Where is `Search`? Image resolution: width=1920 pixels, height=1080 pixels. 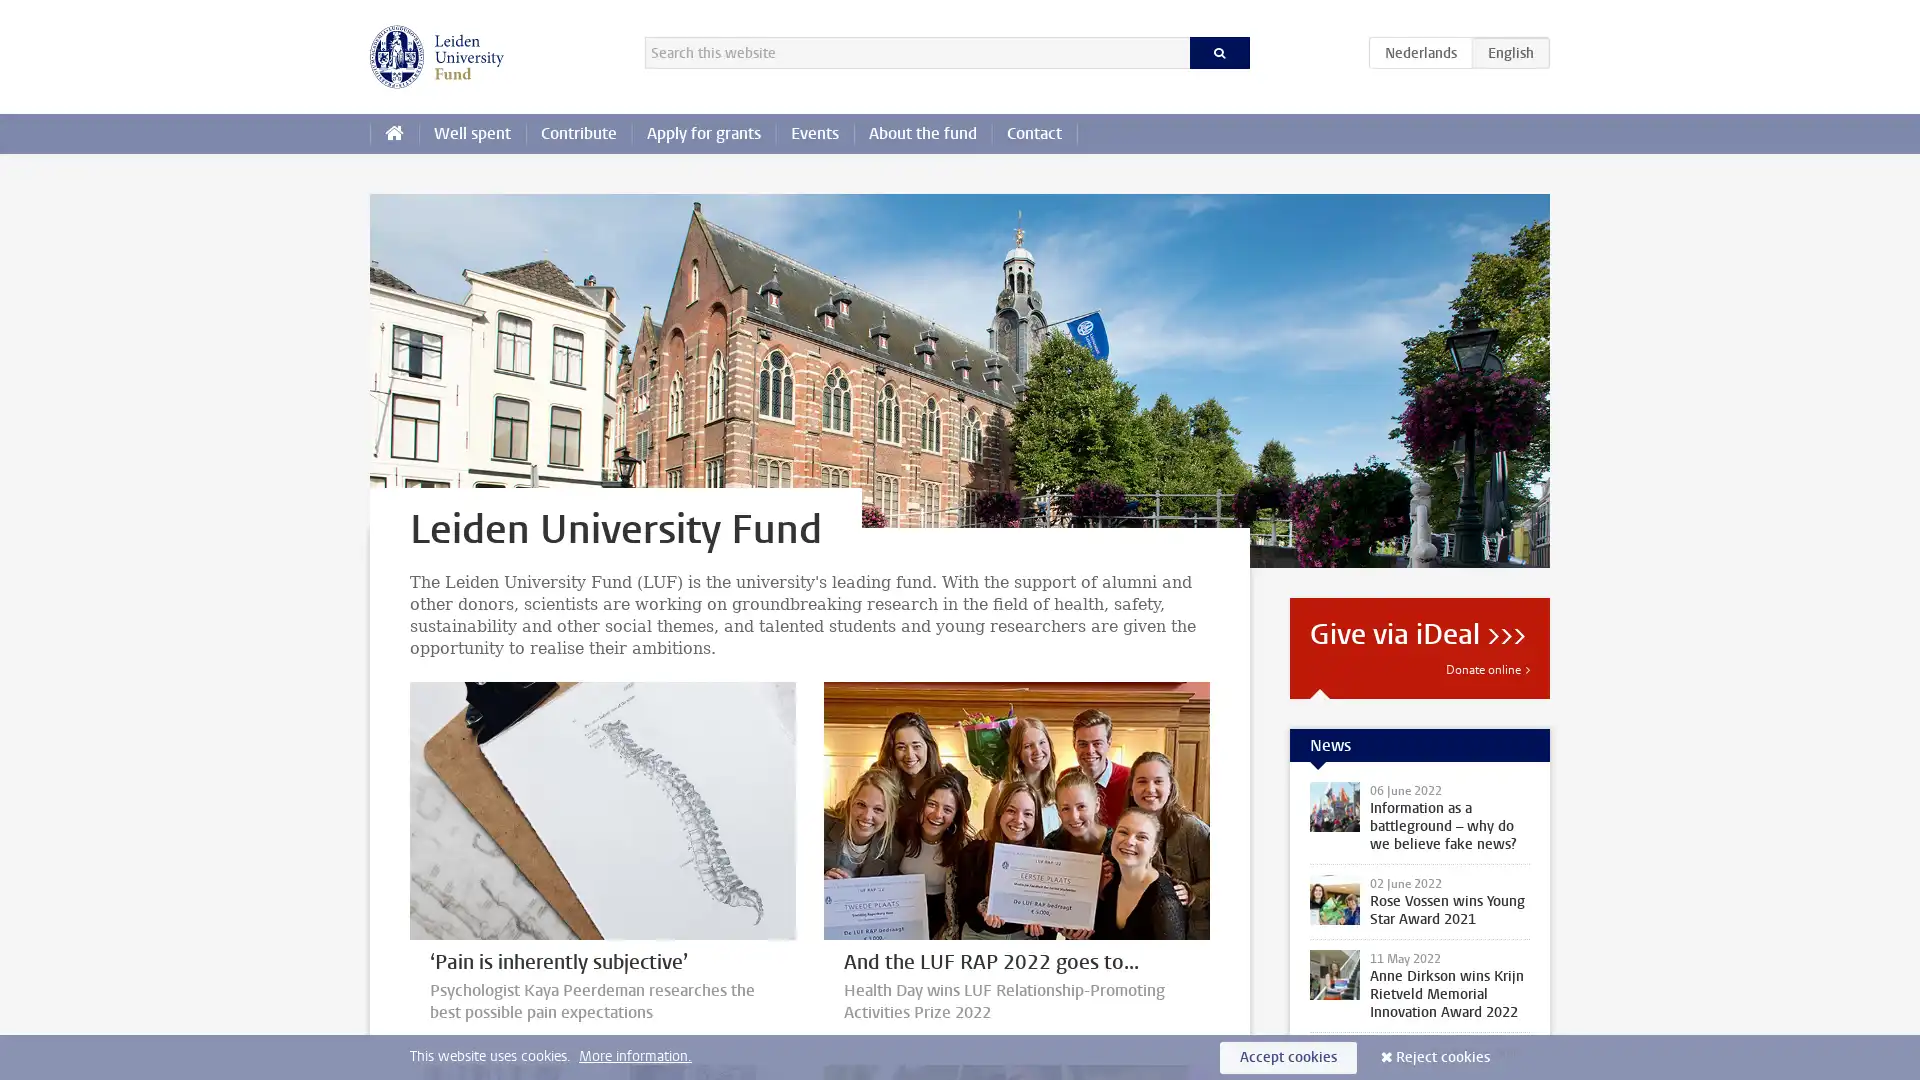 Search is located at coordinates (1218, 52).